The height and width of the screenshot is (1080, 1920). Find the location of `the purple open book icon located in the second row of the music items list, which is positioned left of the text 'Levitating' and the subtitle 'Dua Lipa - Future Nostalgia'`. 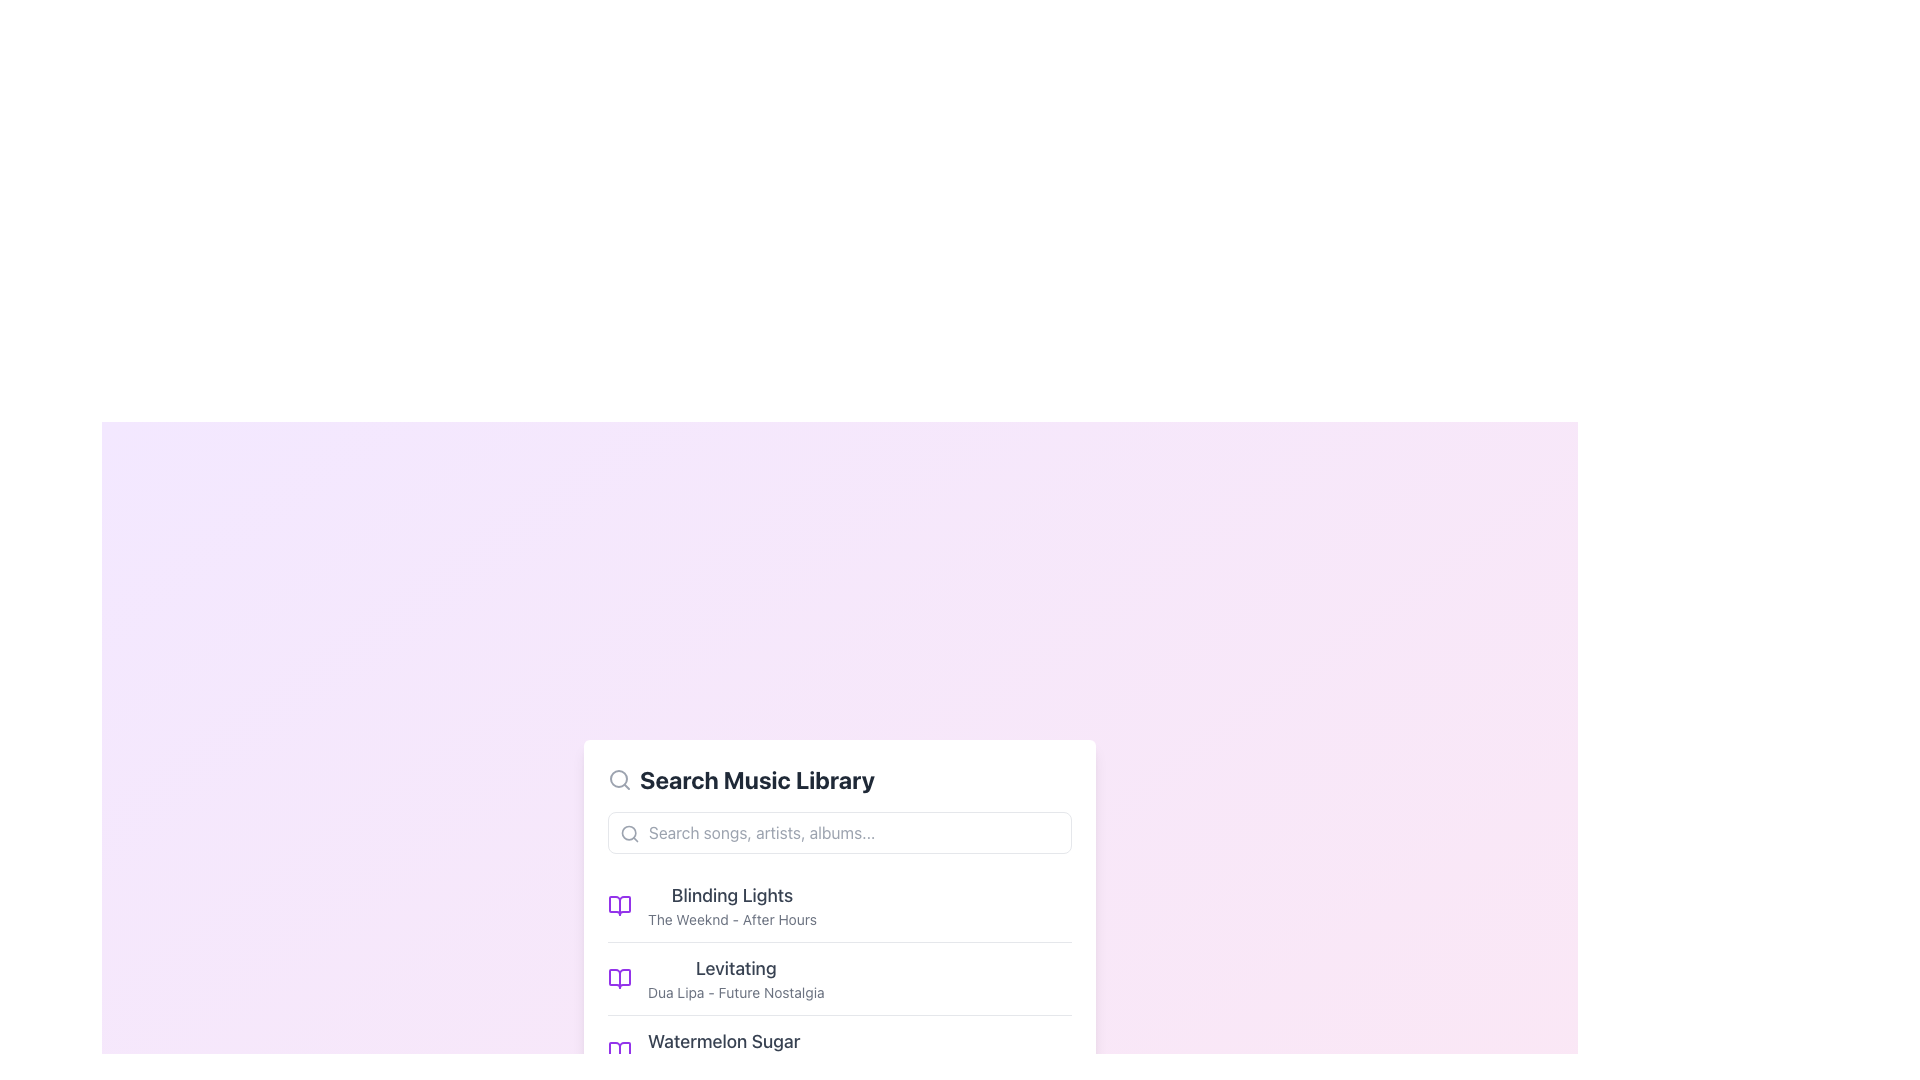

the purple open book icon located in the second row of the music items list, which is positioned left of the text 'Levitating' and the subtitle 'Dua Lipa - Future Nostalgia' is located at coordinates (618, 977).